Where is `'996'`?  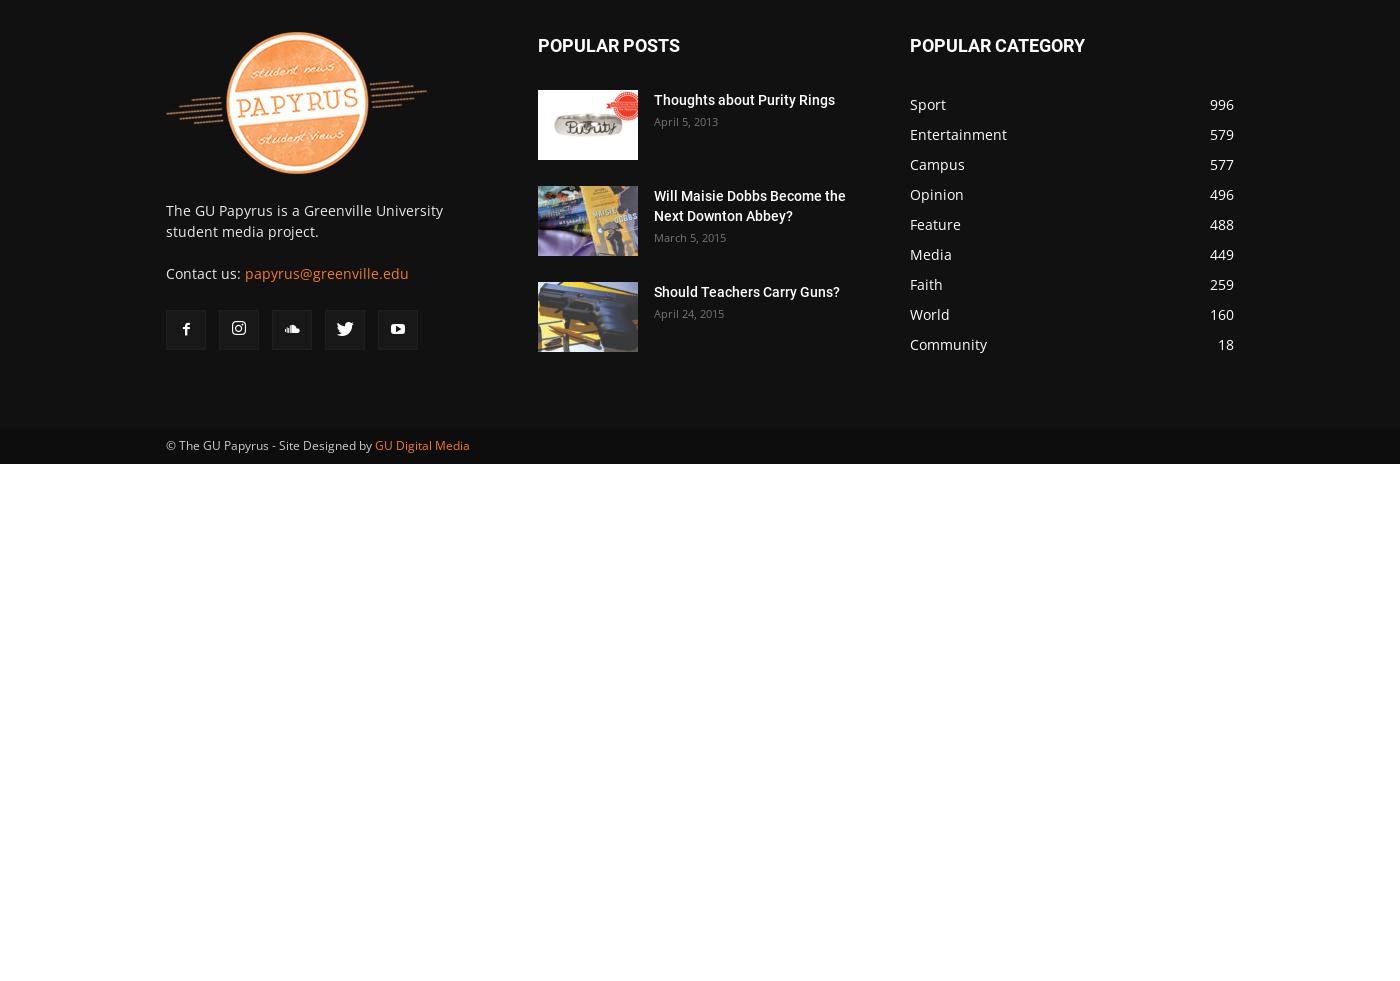
'996' is located at coordinates (1222, 103).